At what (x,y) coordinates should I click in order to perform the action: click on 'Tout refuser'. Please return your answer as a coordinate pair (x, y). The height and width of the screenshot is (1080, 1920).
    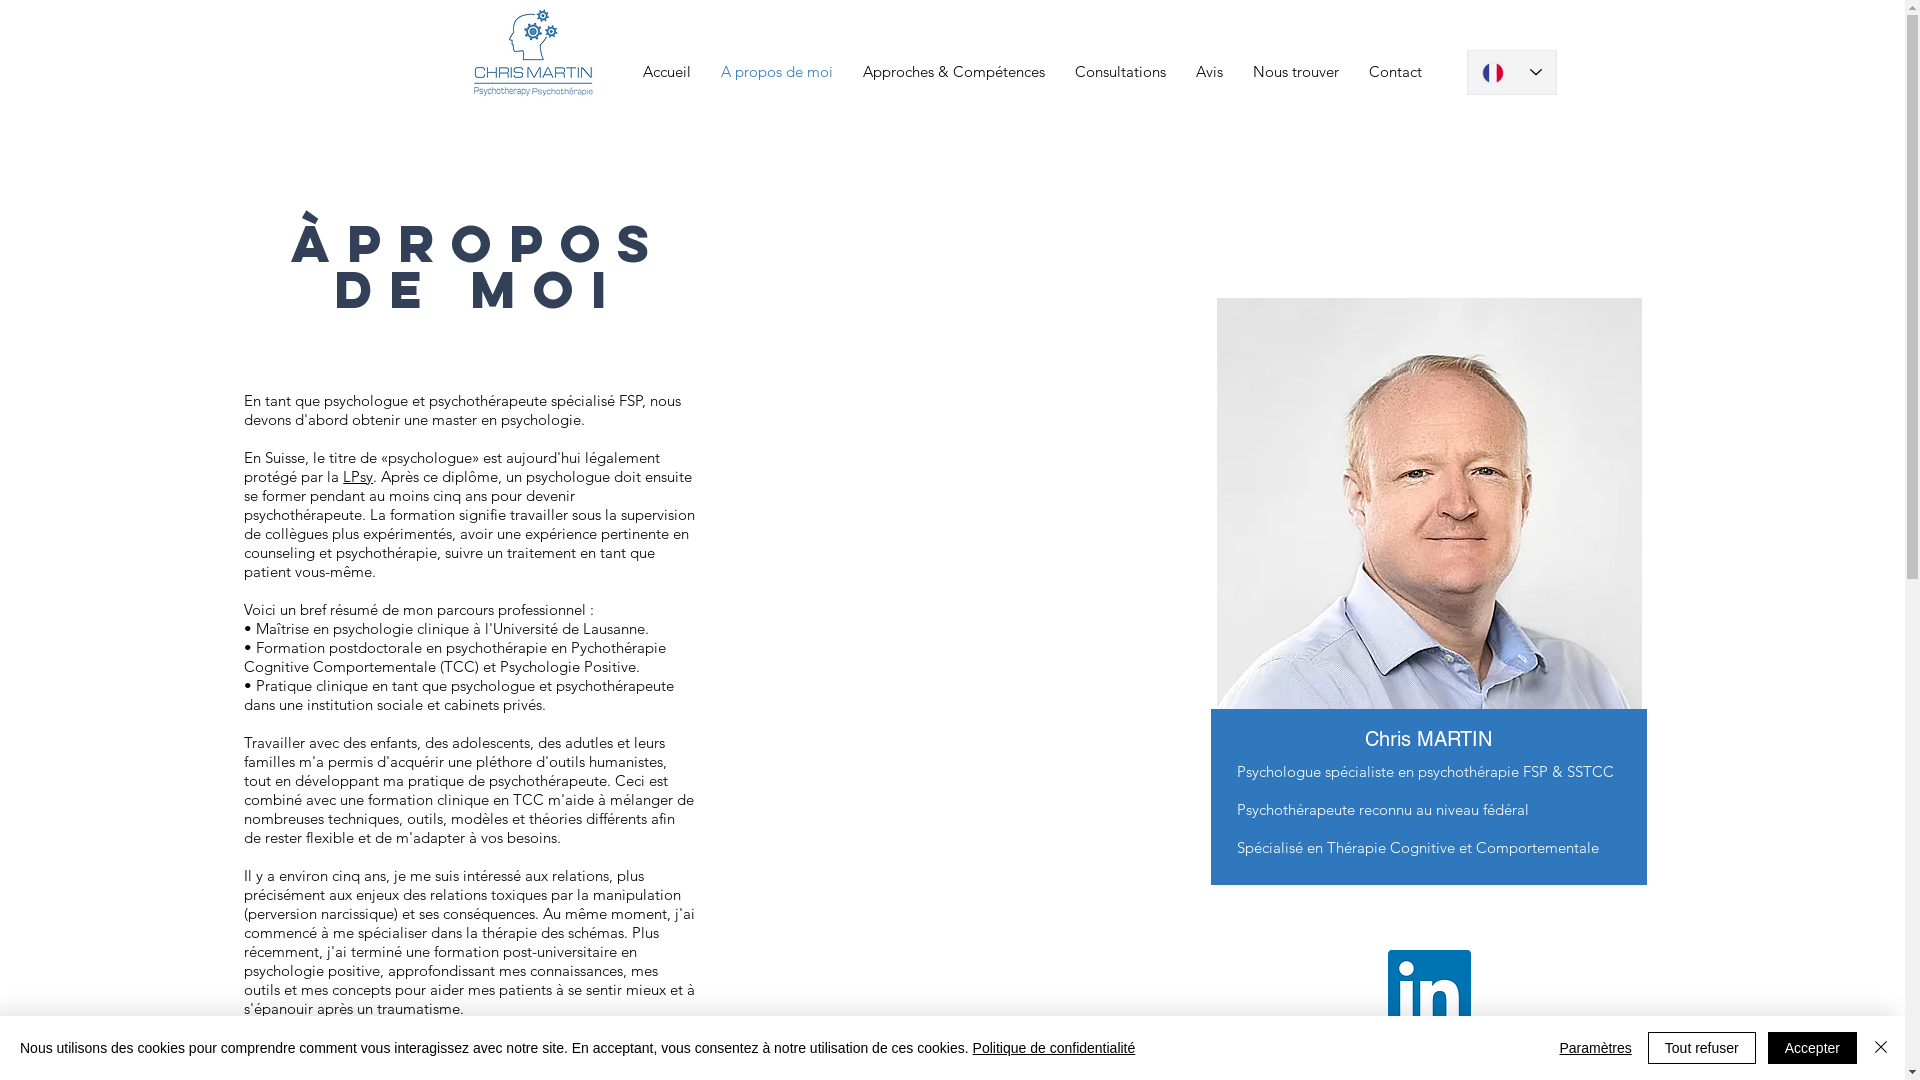
    Looking at the image, I should click on (1701, 1047).